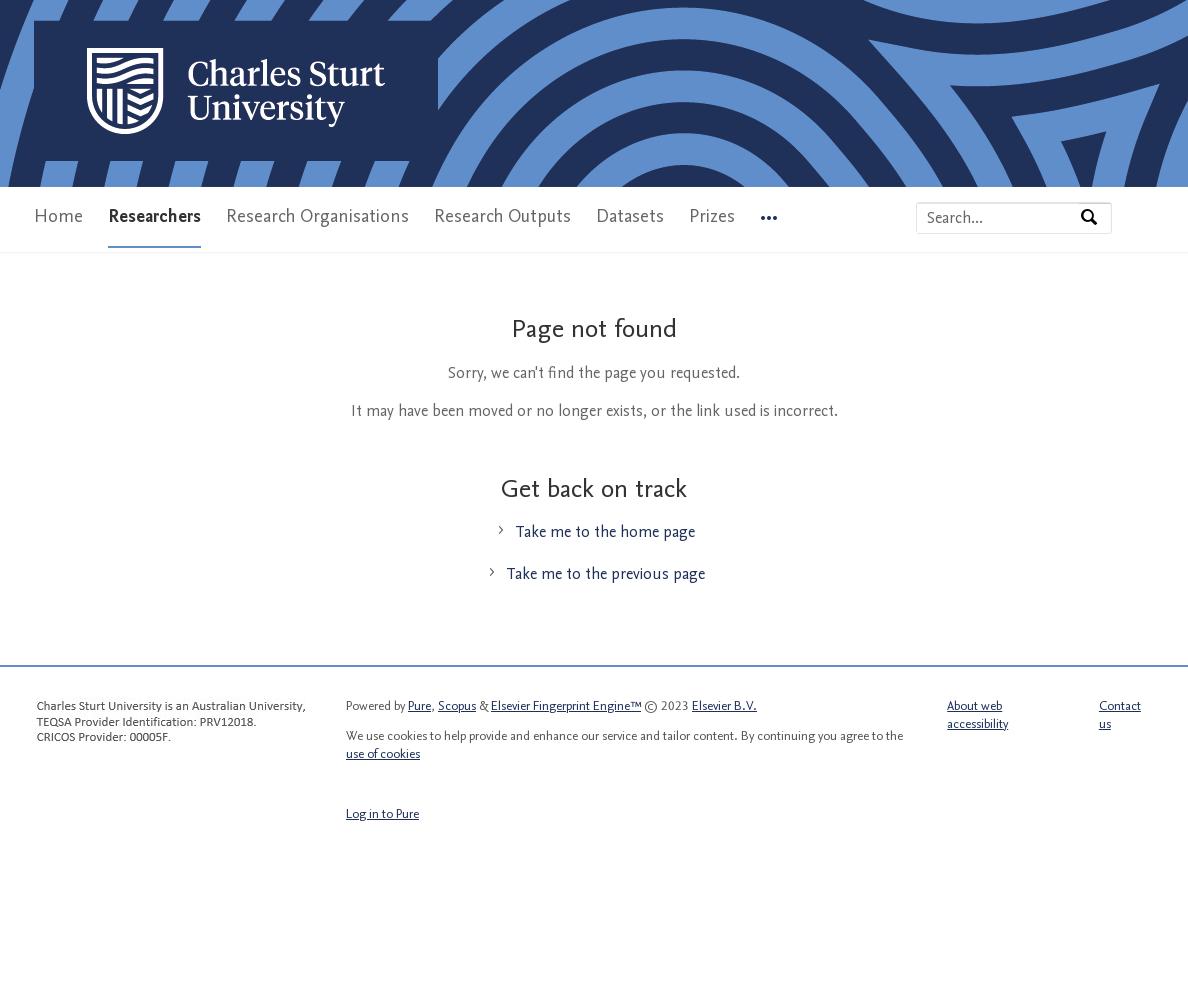 The image size is (1188, 1000). Describe the element at coordinates (604, 531) in the screenshot. I see `'Take me to the home page'` at that location.